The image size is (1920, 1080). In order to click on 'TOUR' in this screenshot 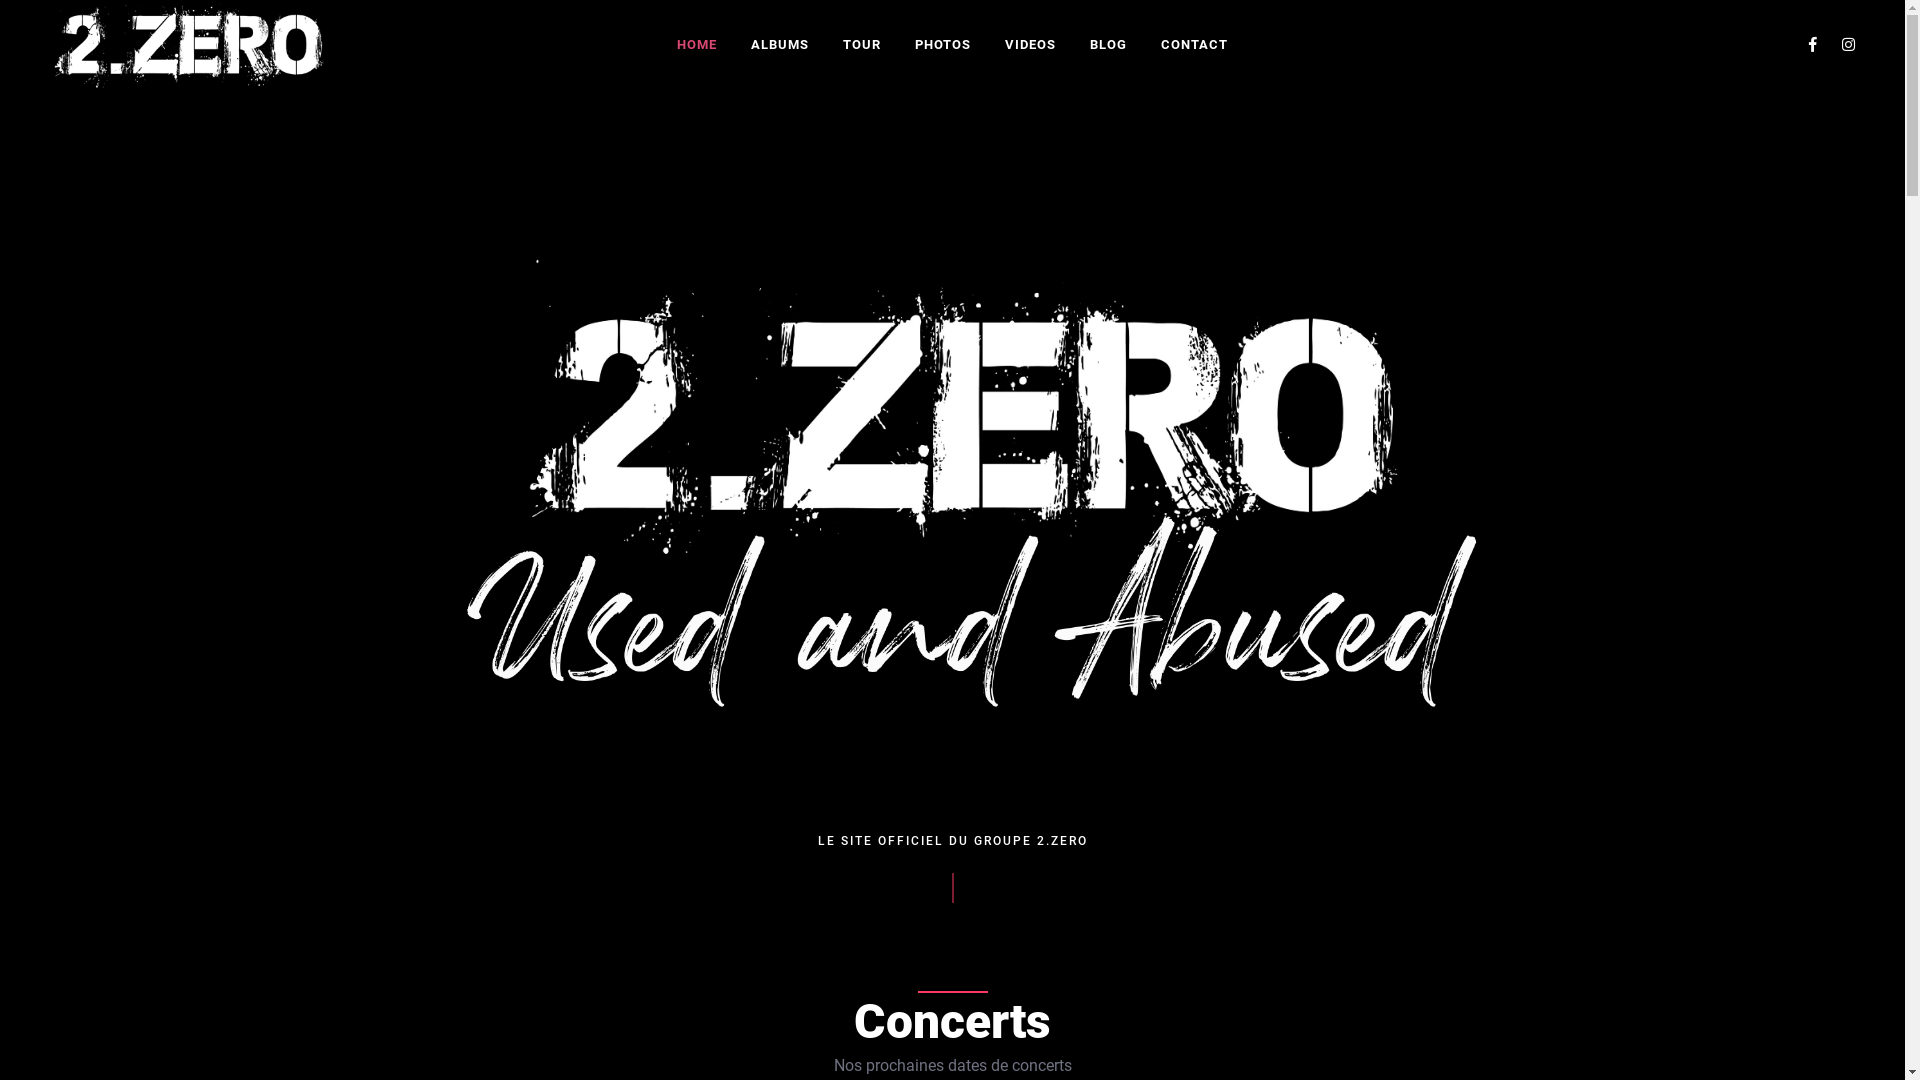, I will do `click(862, 44)`.